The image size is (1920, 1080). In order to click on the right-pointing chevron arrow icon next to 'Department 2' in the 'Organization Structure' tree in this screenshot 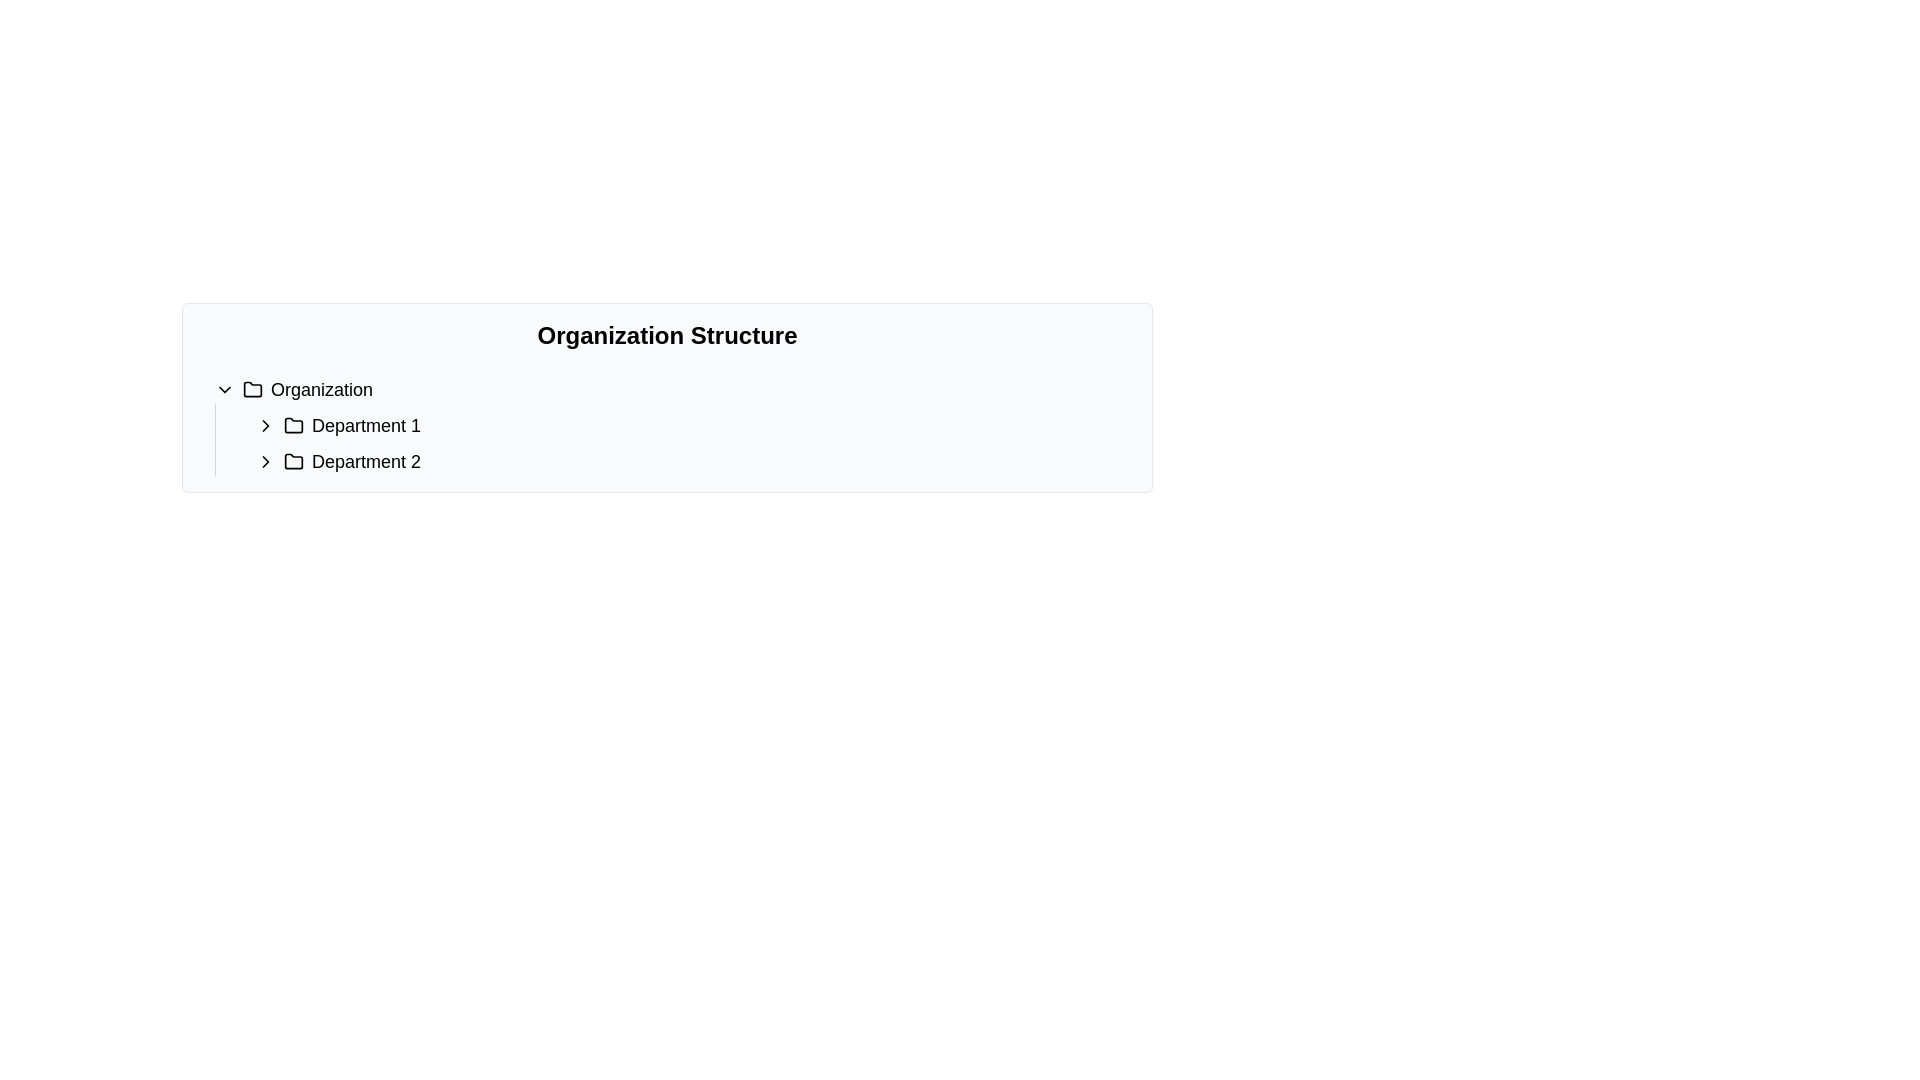, I will do `click(264, 462)`.